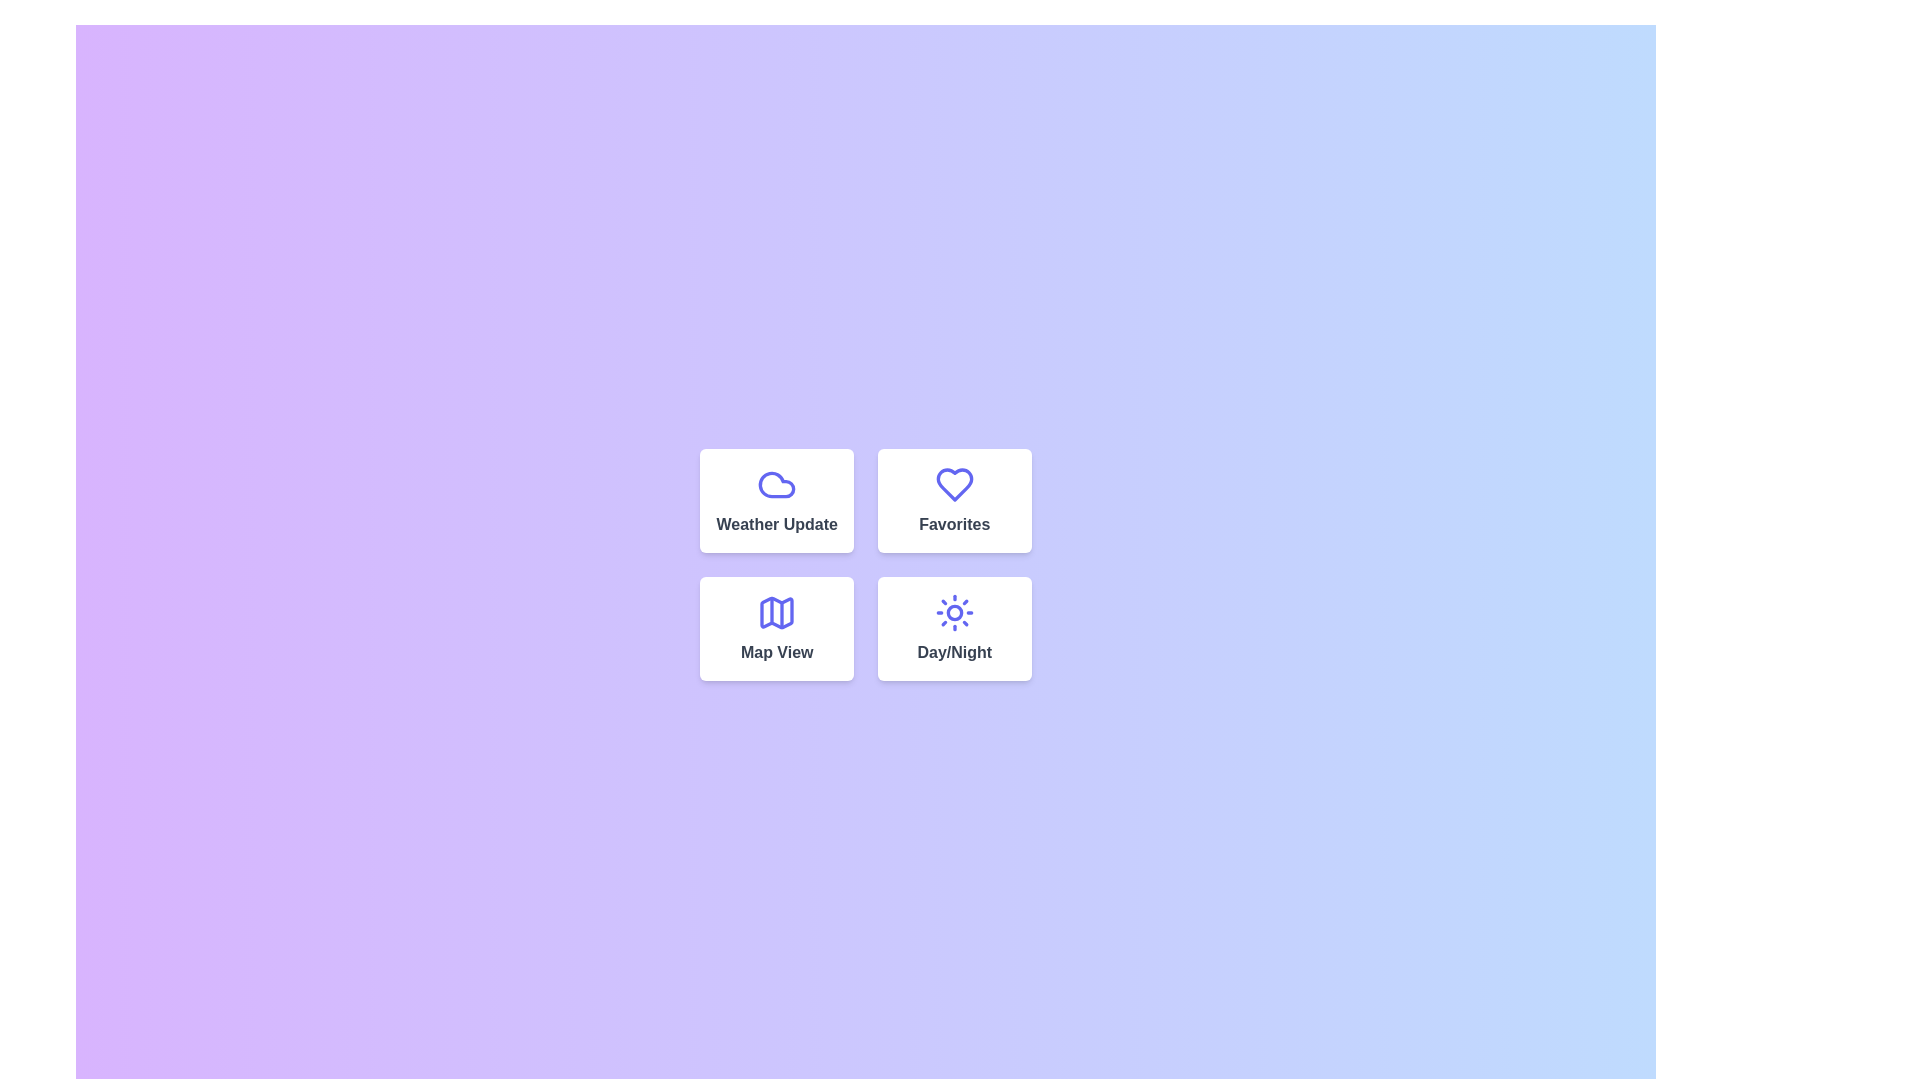  I want to click on the heart icon in the 'Favorites' card located in the top-right position of the grid, so click(953, 485).